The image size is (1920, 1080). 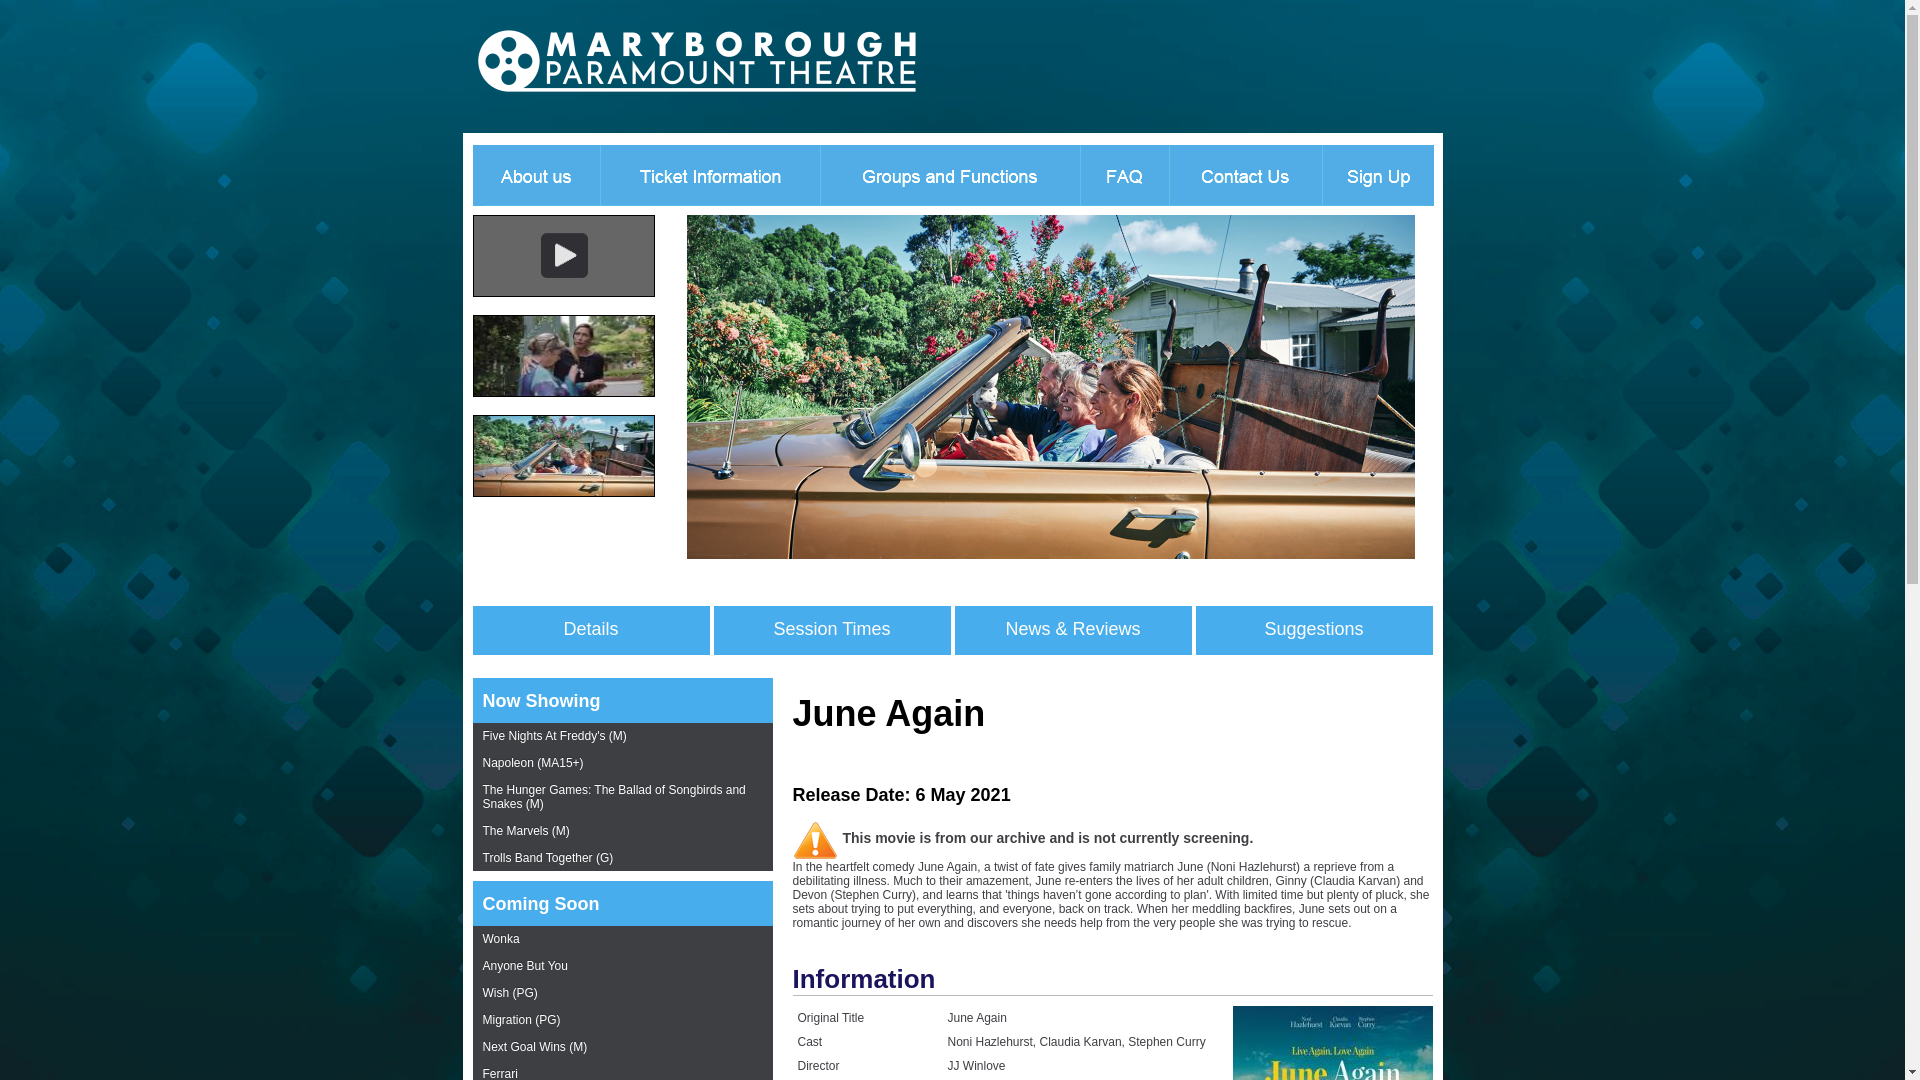 What do you see at coordinates (621, 1046) in the screenshot?
I see `'Next Goal Wins (M)'` at bounding box center [621, 1046].